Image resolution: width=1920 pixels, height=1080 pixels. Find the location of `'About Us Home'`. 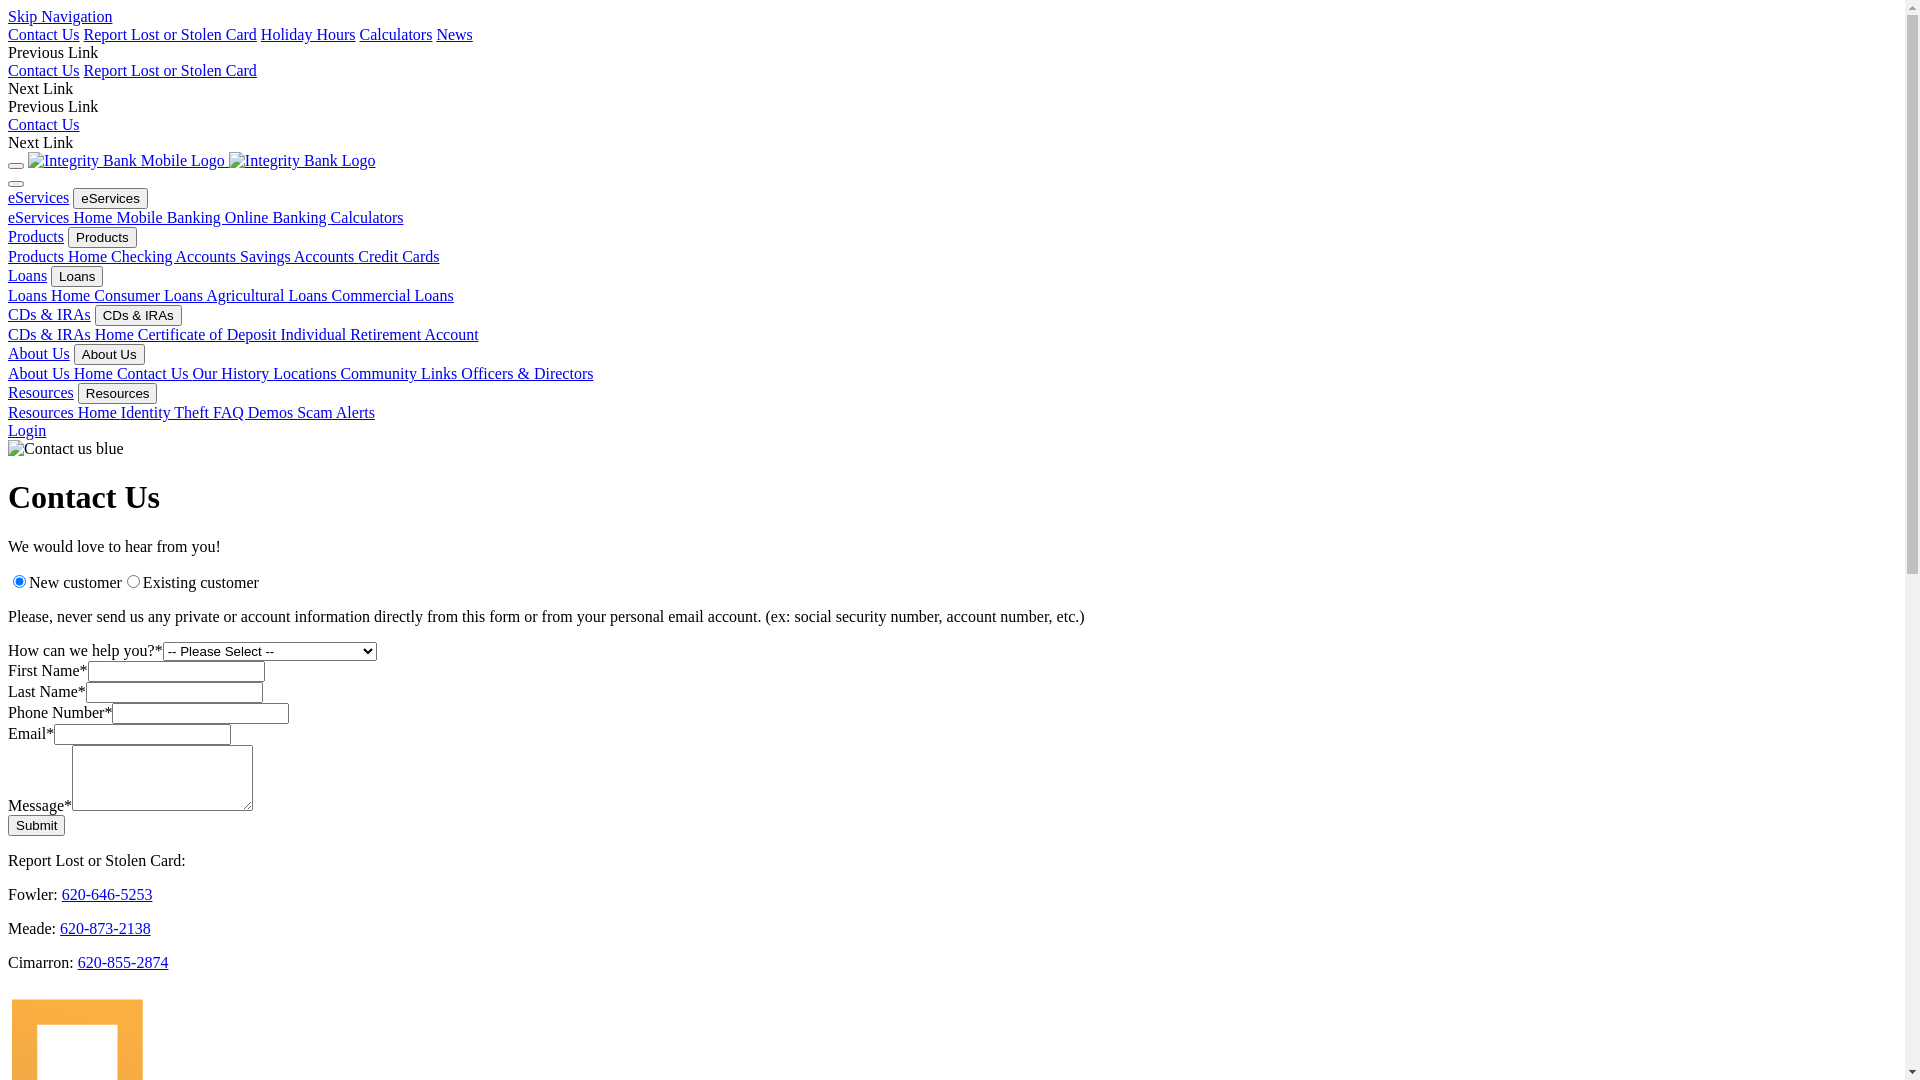

'About Us Home' is located at coordinates (62, 373).